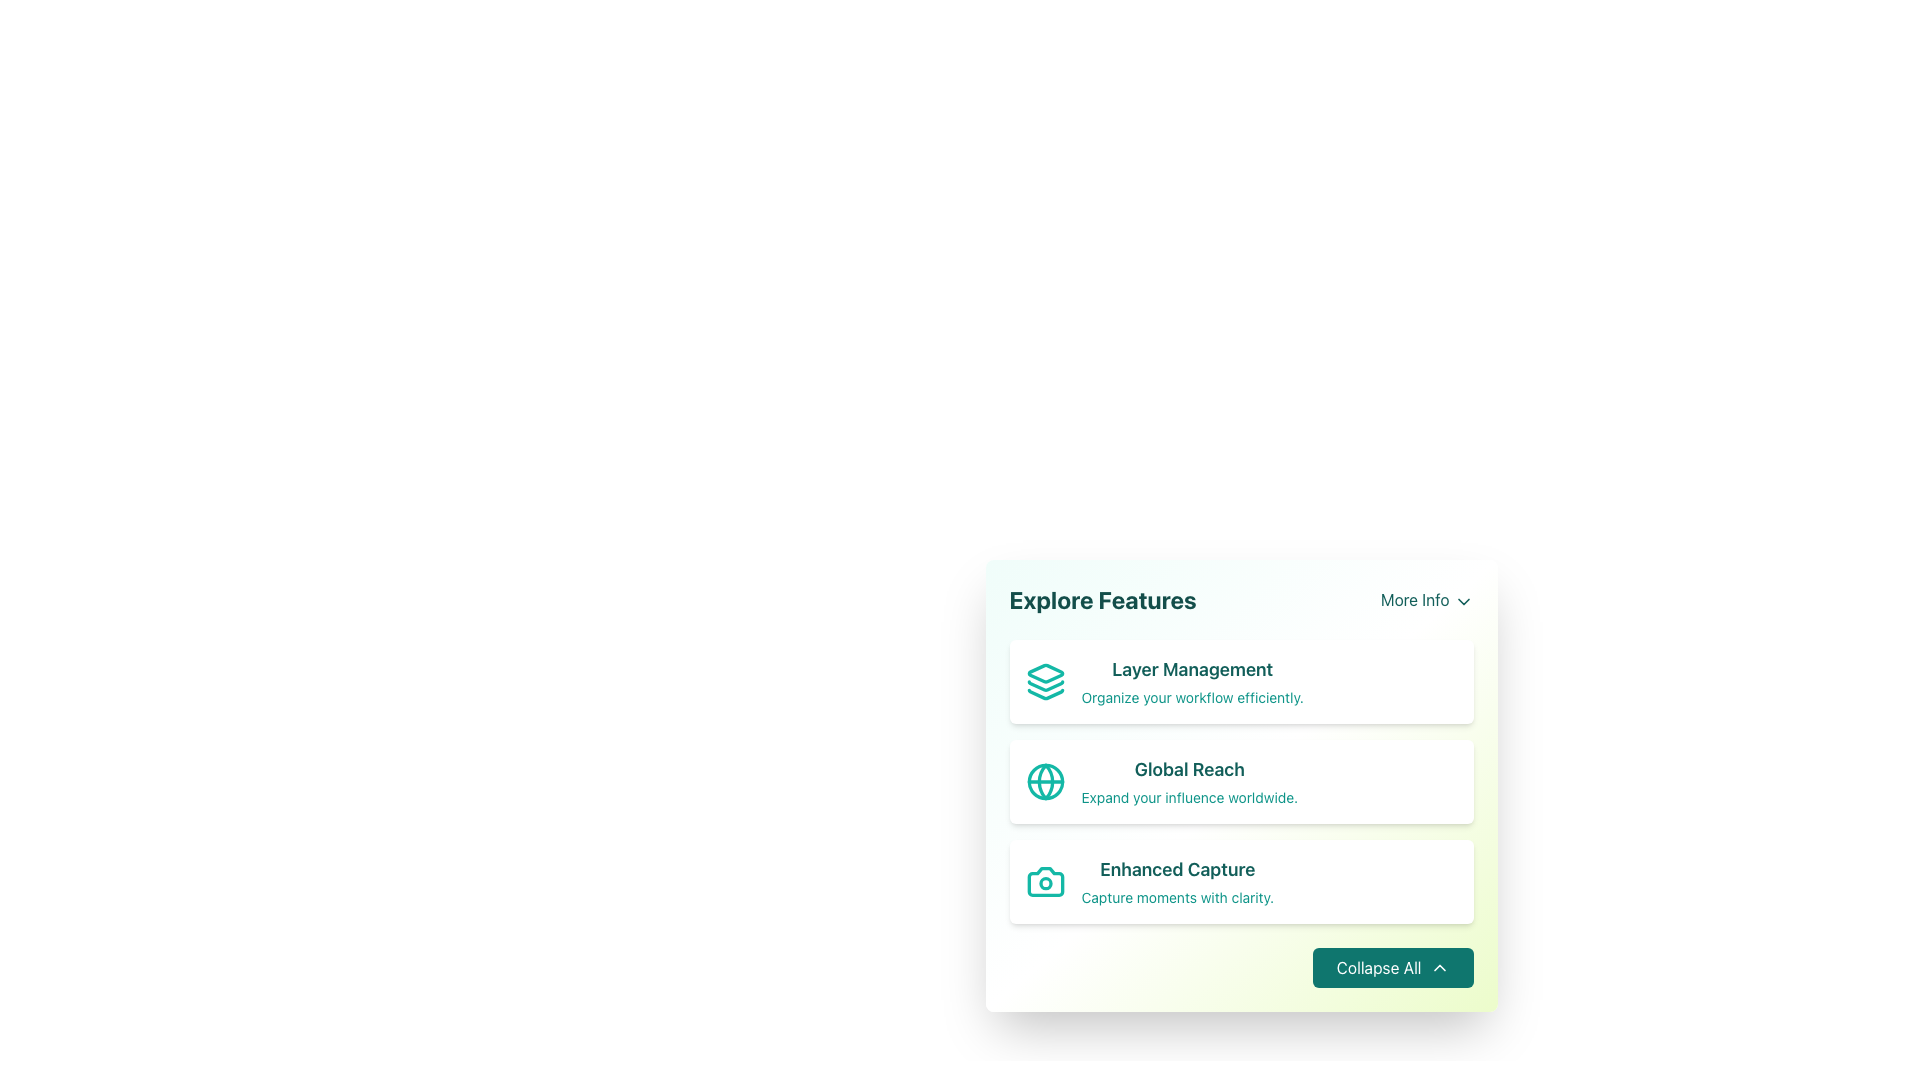 Image resolution: width=1920 pixels, height=1080 pixels. I want to click on the title Text Label for the 'Enhanced Capture' feature, which is centrally located in its card and positioned between the 'Global Reach' card and the card footer, so click(1177, 869).